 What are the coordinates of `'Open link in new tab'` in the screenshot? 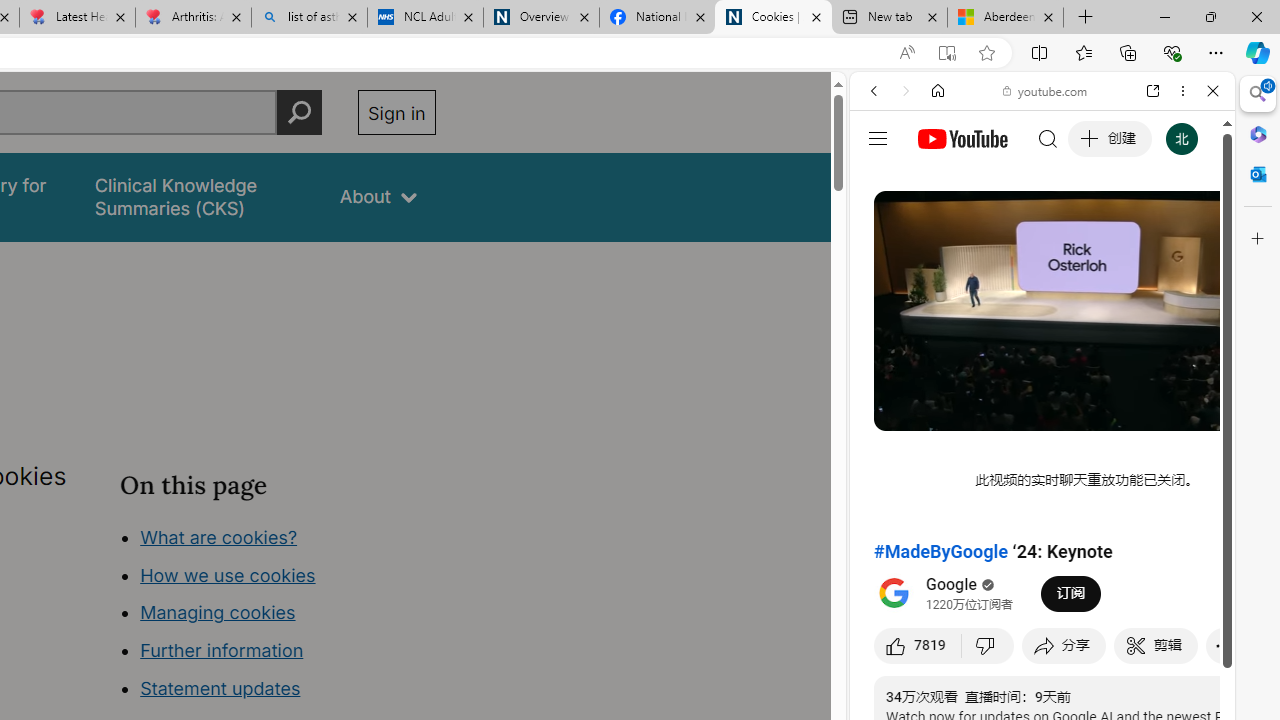 It's located at (1153, 91).